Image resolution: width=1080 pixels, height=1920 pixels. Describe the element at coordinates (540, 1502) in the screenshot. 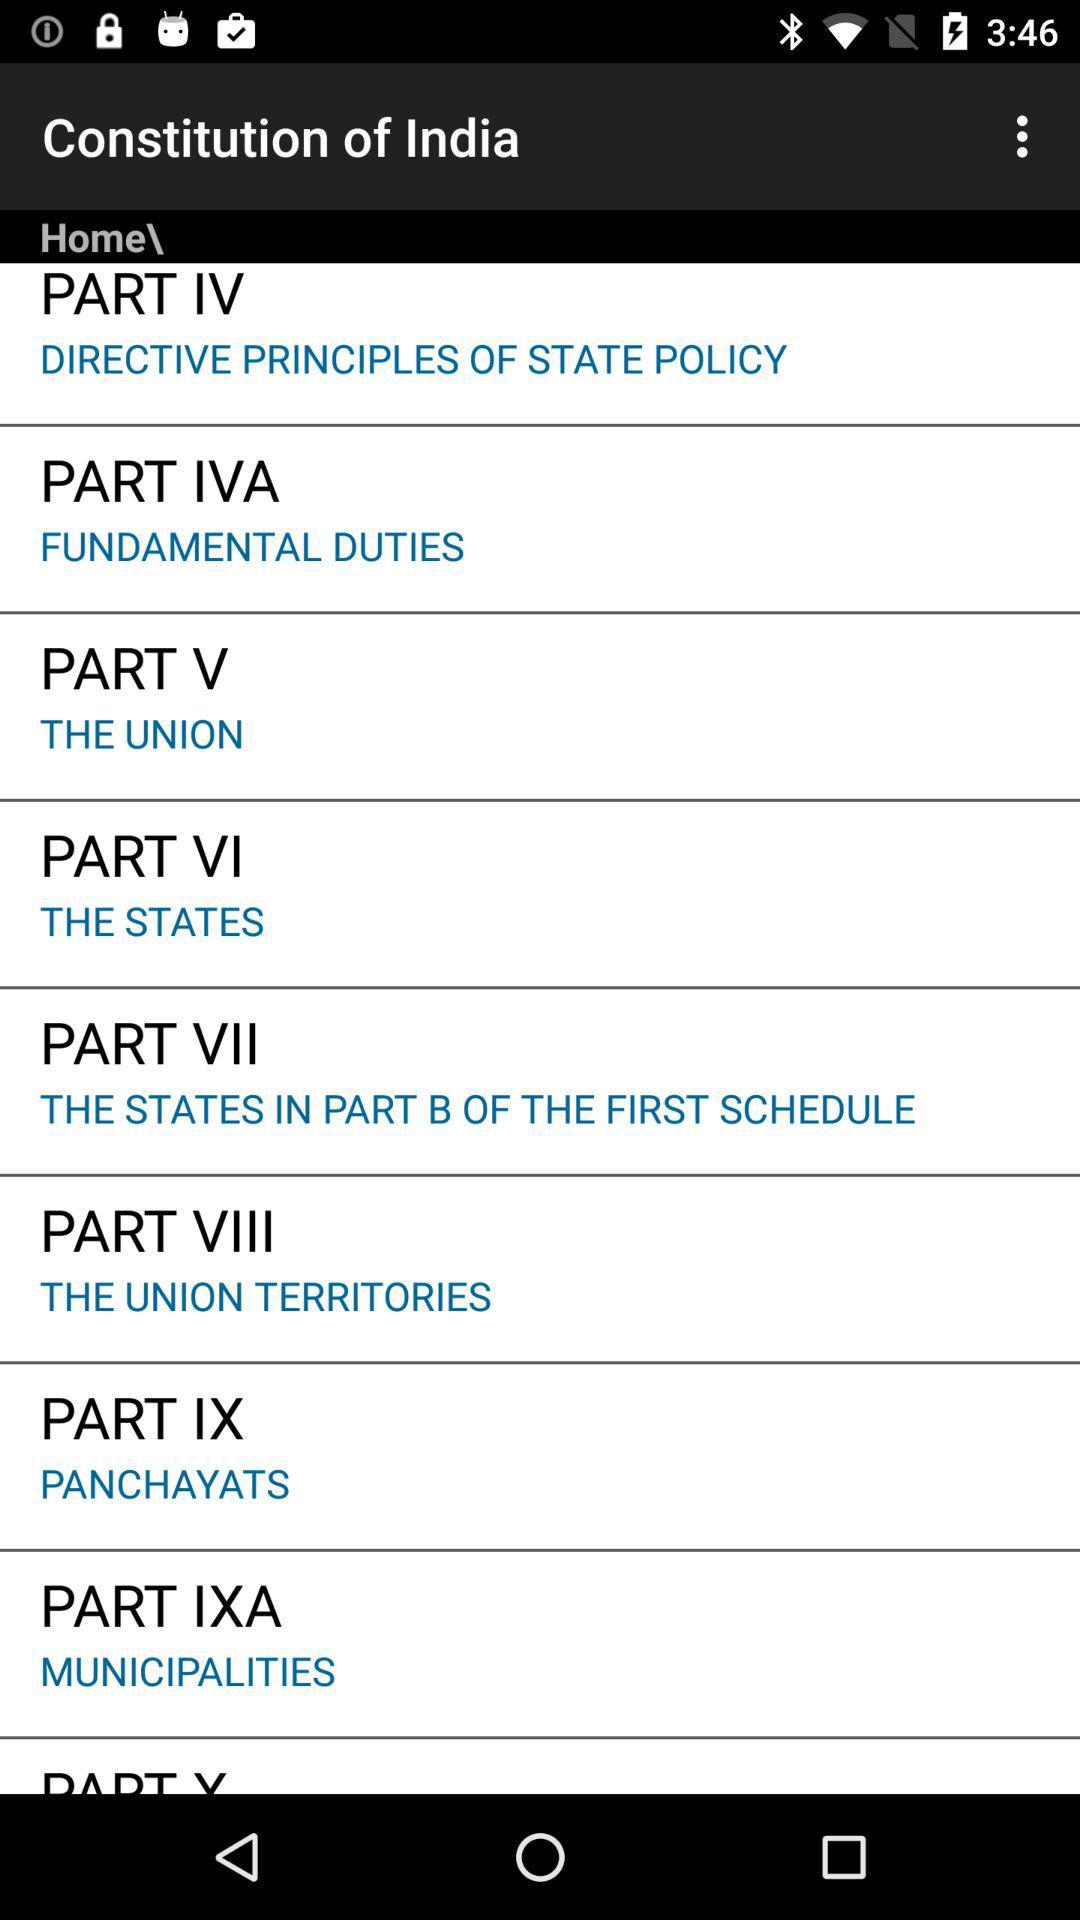

I see `panchayats app` at that location.